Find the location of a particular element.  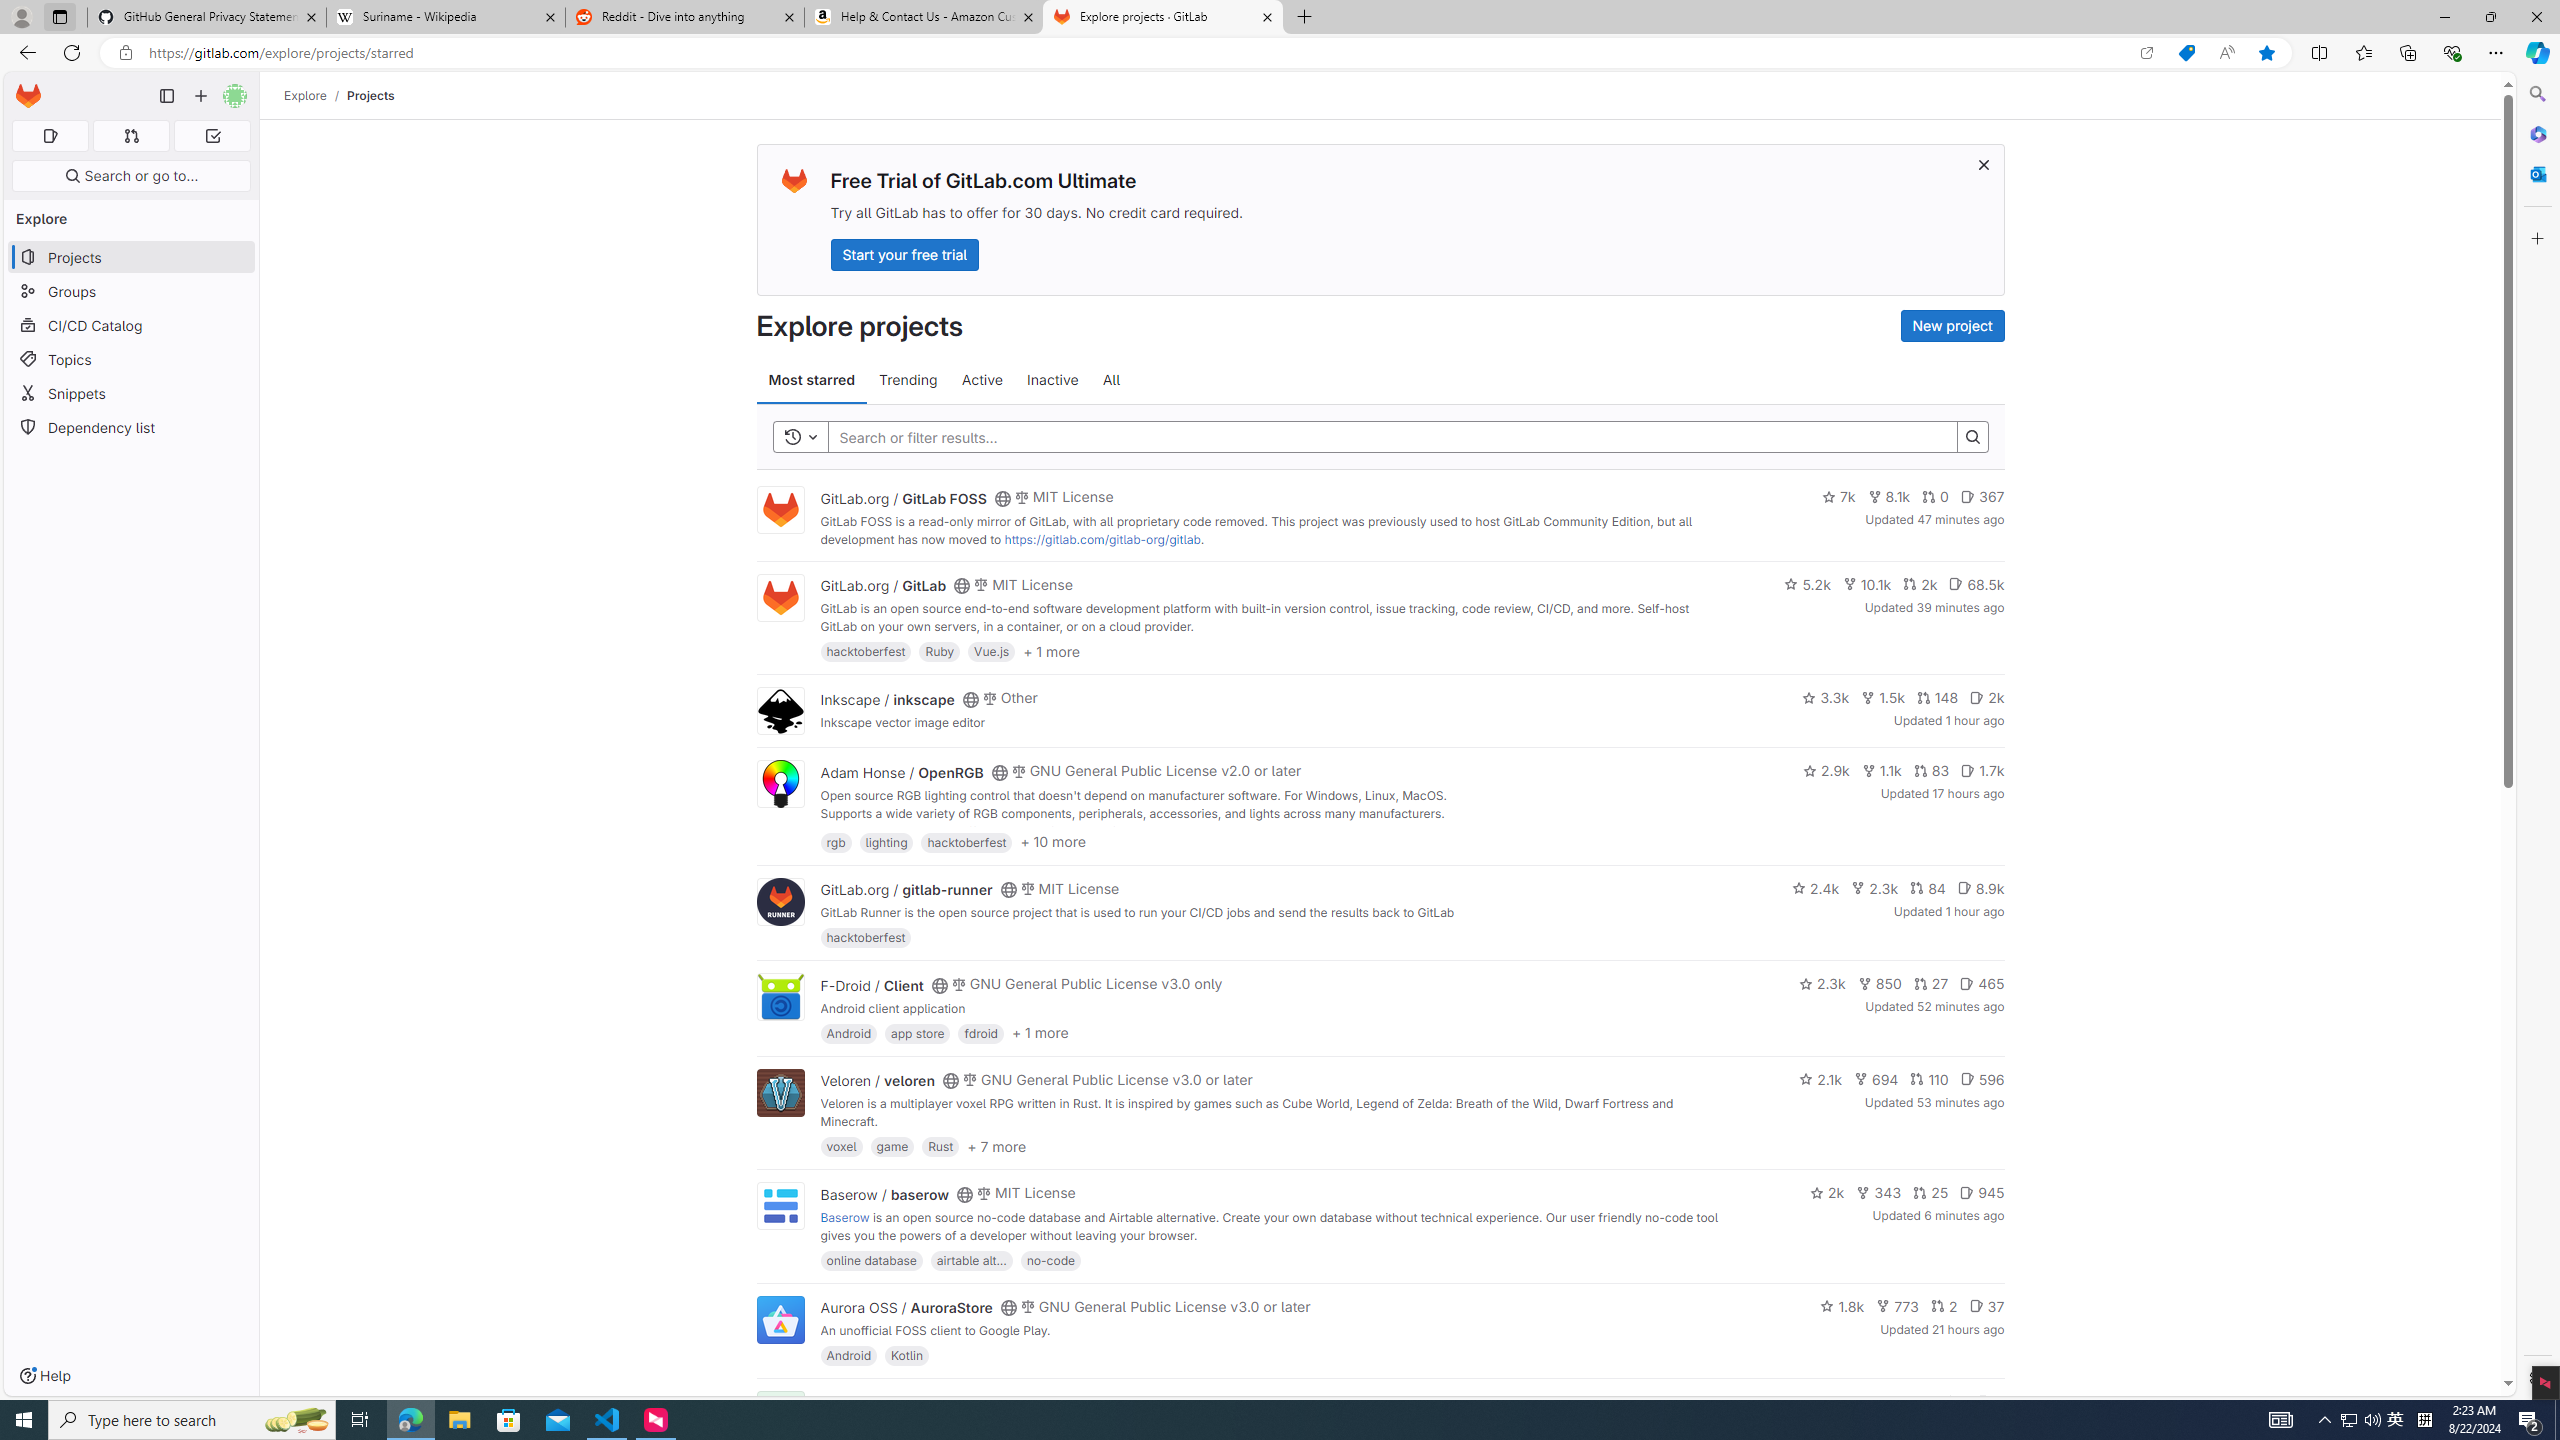

'no-code' is located at coordinates (1049, 1259).